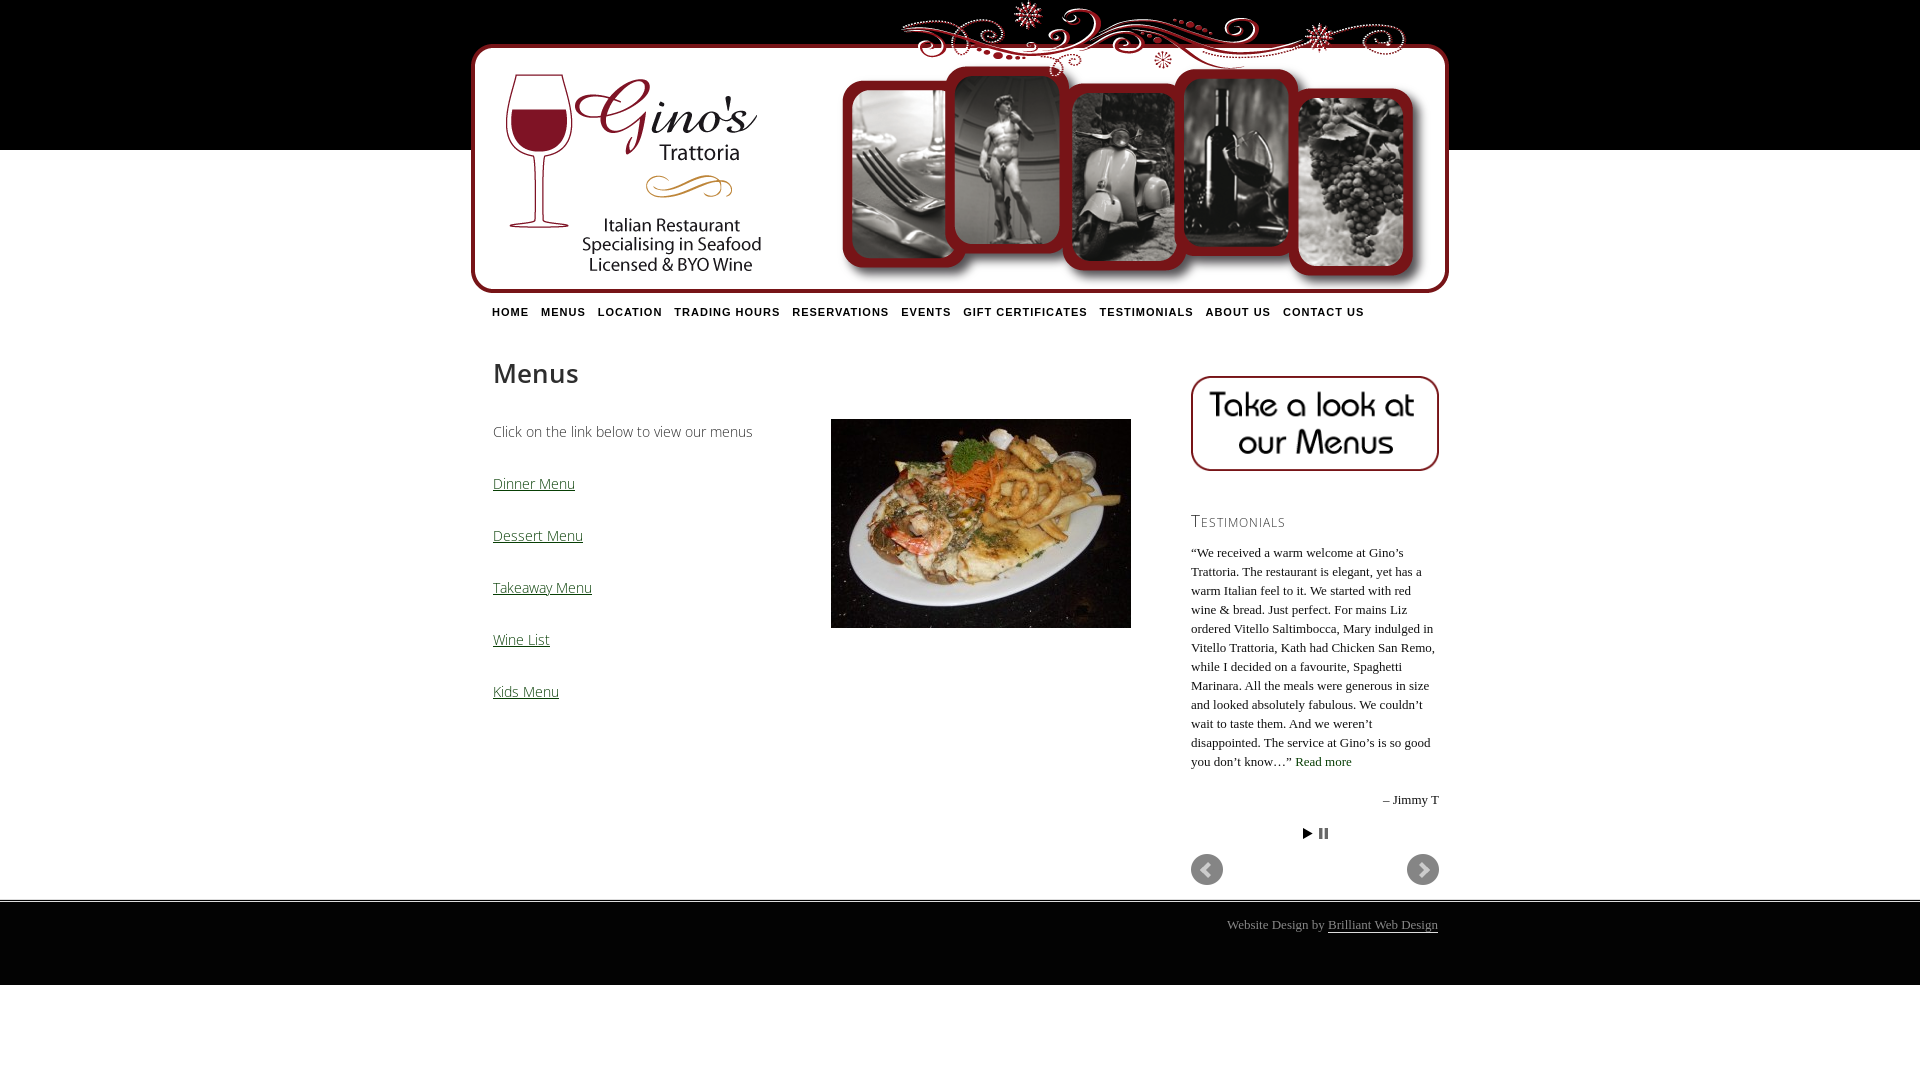 The width and height of the screenshot is (1920, 1080). What do you see at coordinates (510, 312) in the screenshot?
I see `'HOME'` at bounding box center [510, 312].